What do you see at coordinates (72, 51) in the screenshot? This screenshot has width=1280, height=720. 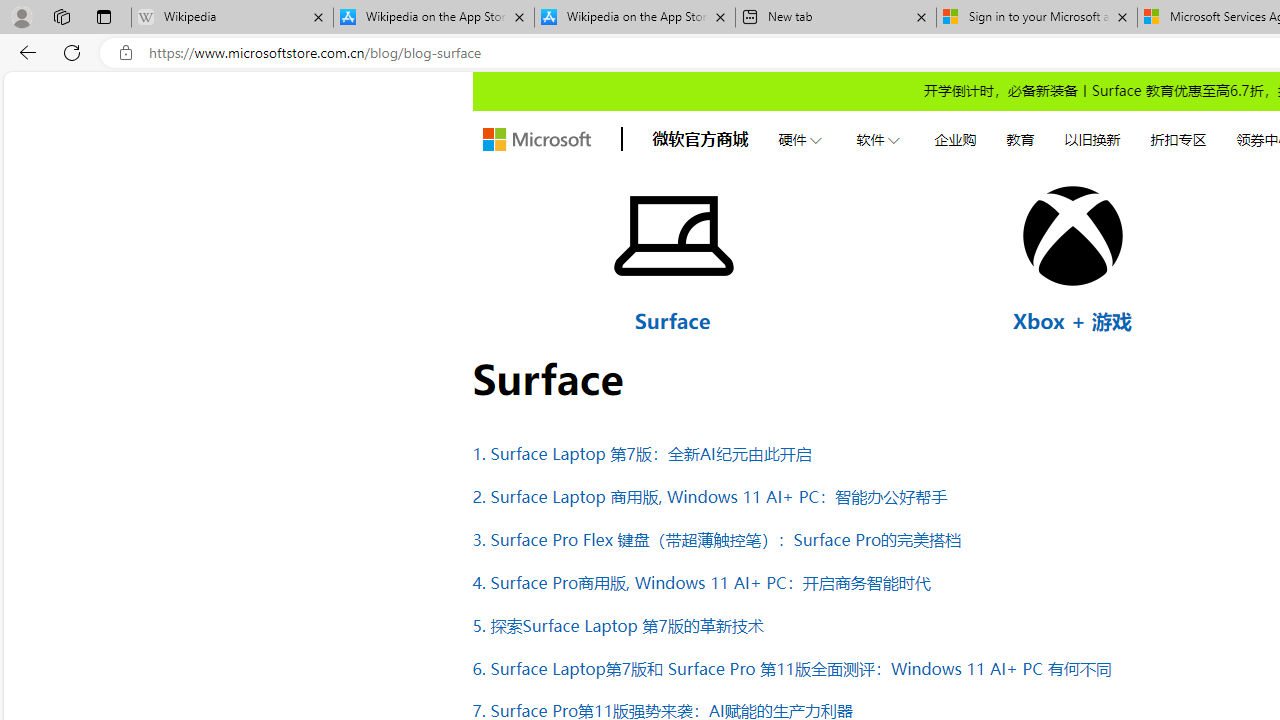 I see `'Refresh'` at bounding box center [72, 51].